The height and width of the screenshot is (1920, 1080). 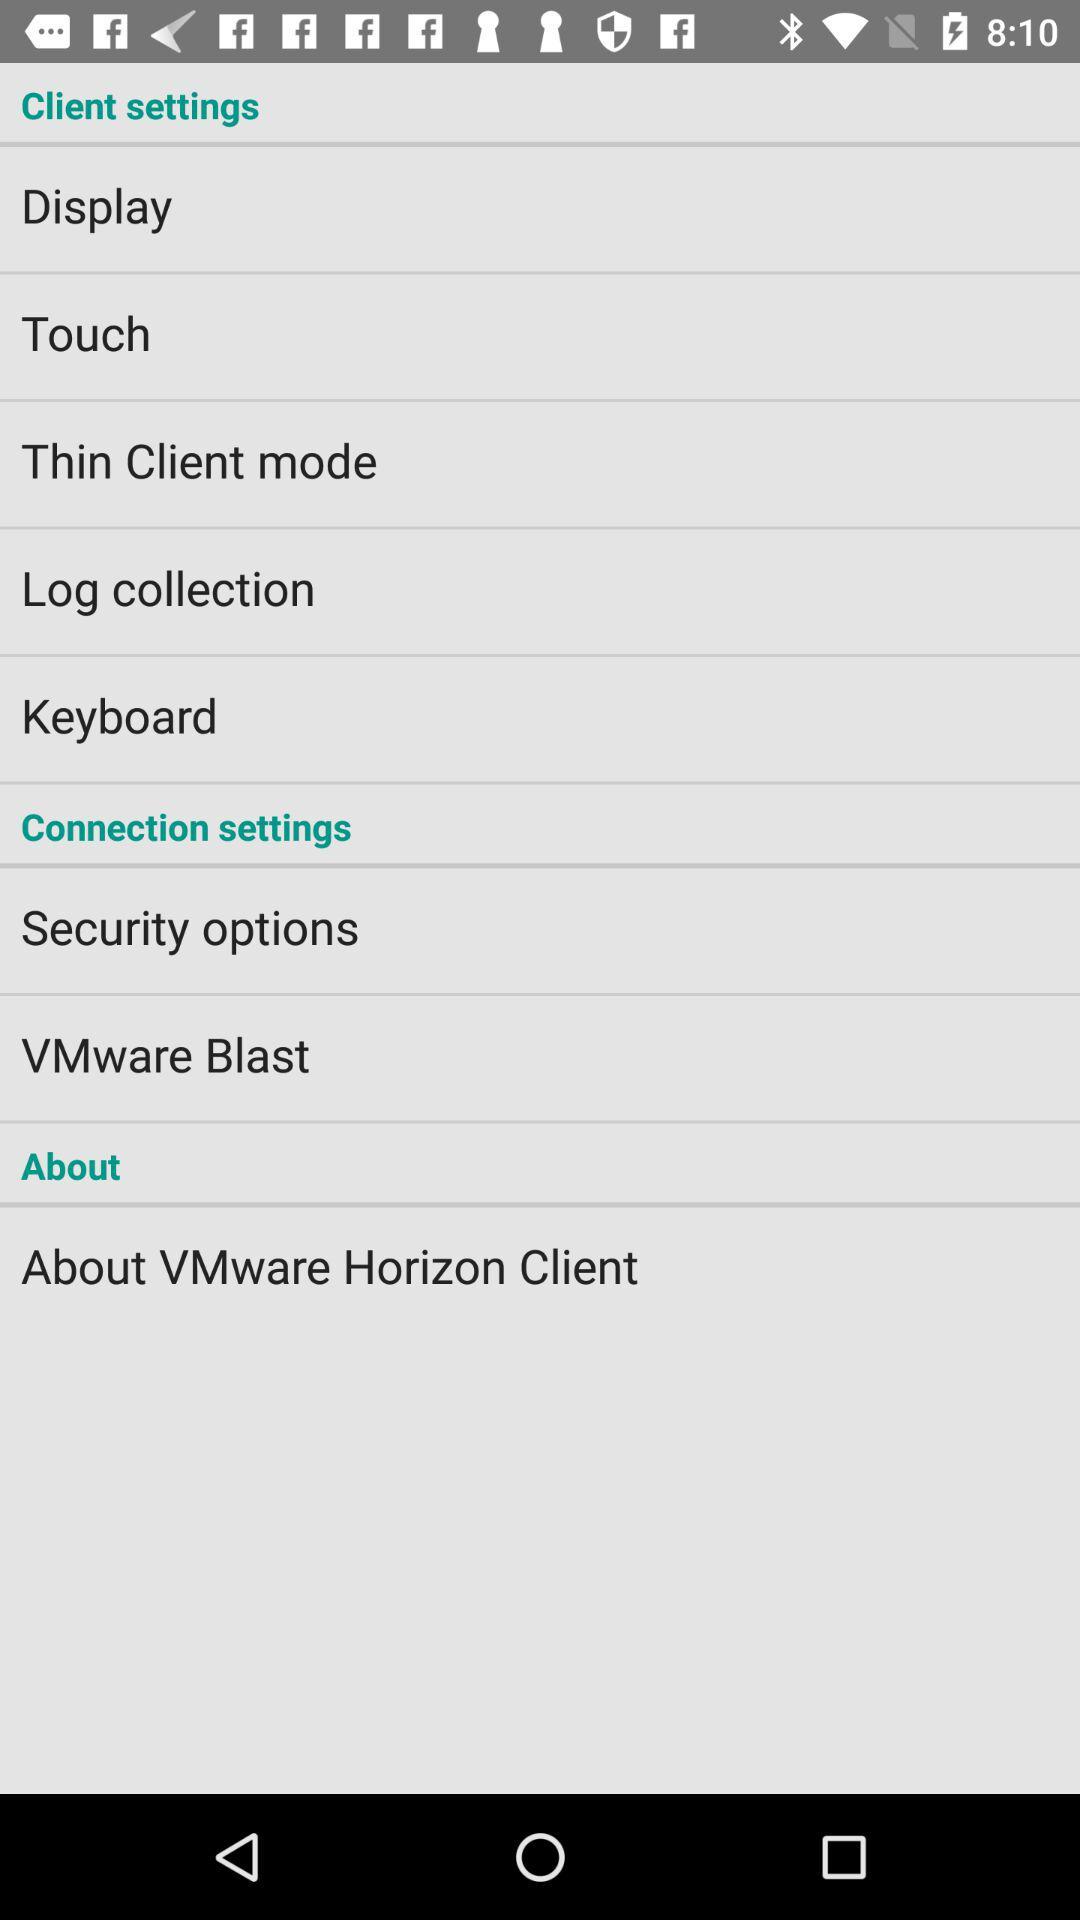 What do you see at coordinates (540, 318) in the screenshot?
I see `touch` at bounding box center [540, 318].